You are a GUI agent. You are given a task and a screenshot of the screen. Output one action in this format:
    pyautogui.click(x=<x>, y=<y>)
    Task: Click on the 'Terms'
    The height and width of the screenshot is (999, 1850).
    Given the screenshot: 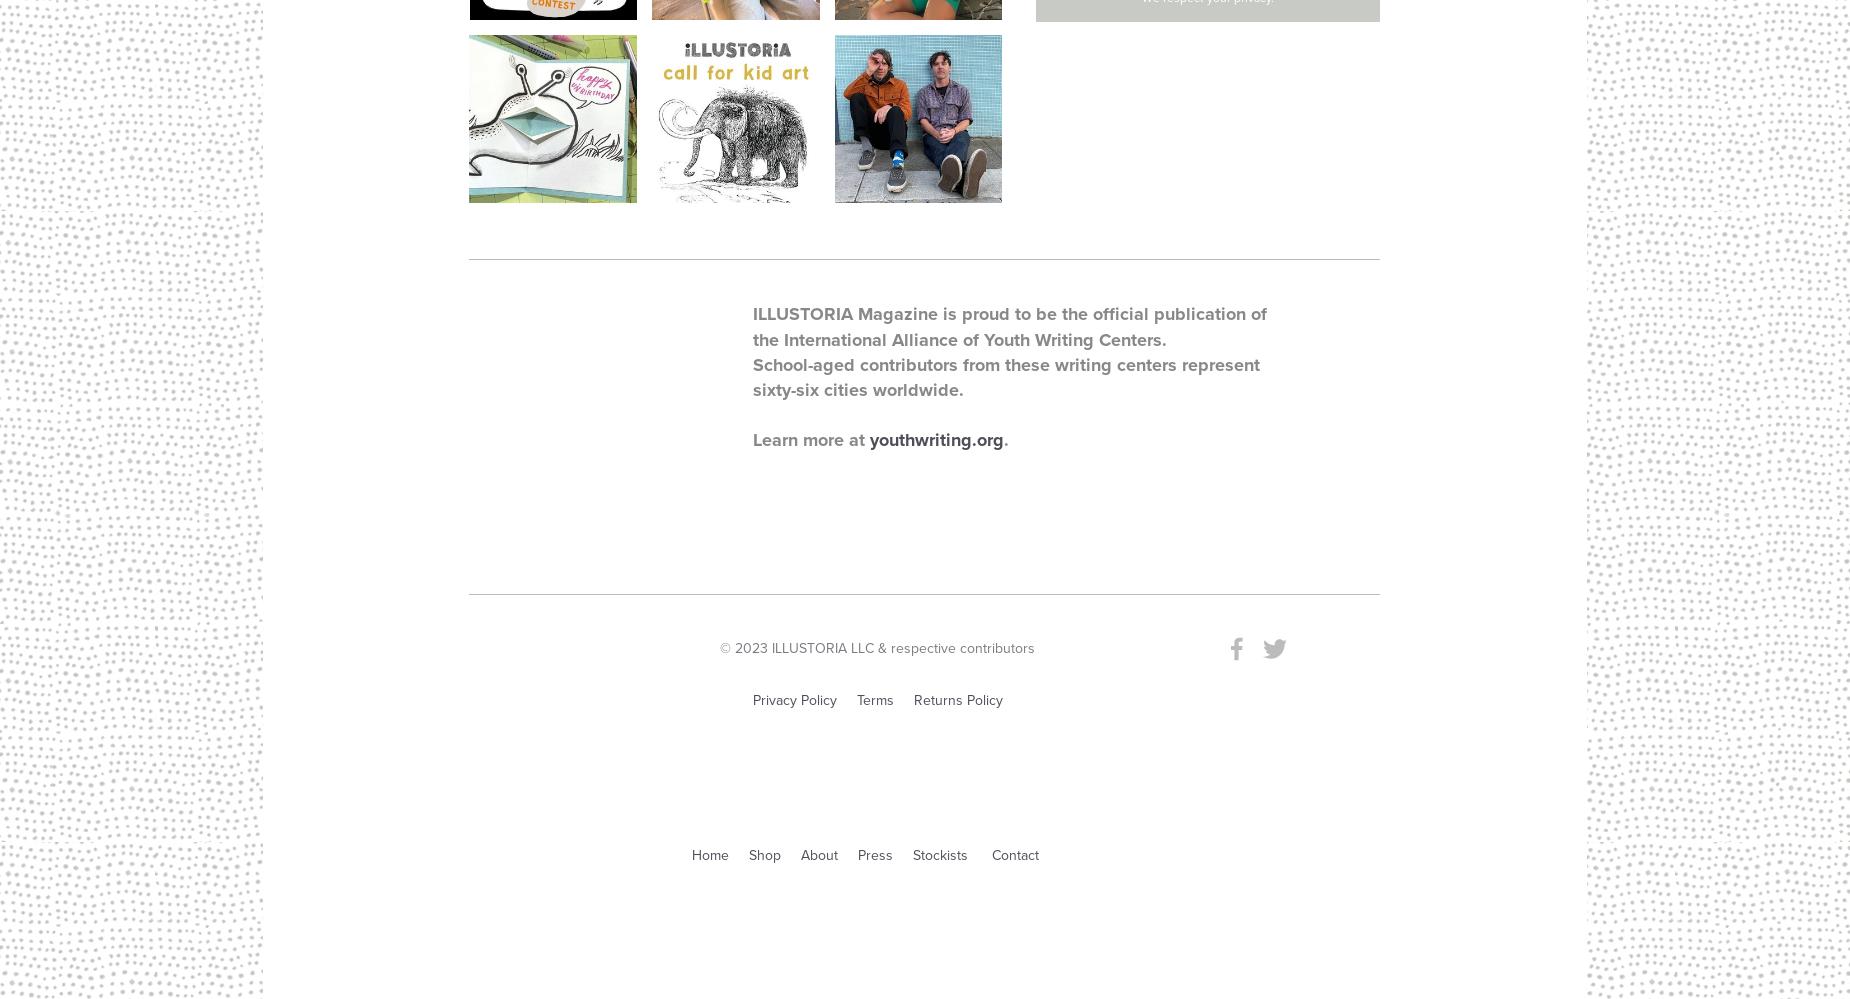 What is the action you would take?
    pyautogui.click(x=855, y=699)
    